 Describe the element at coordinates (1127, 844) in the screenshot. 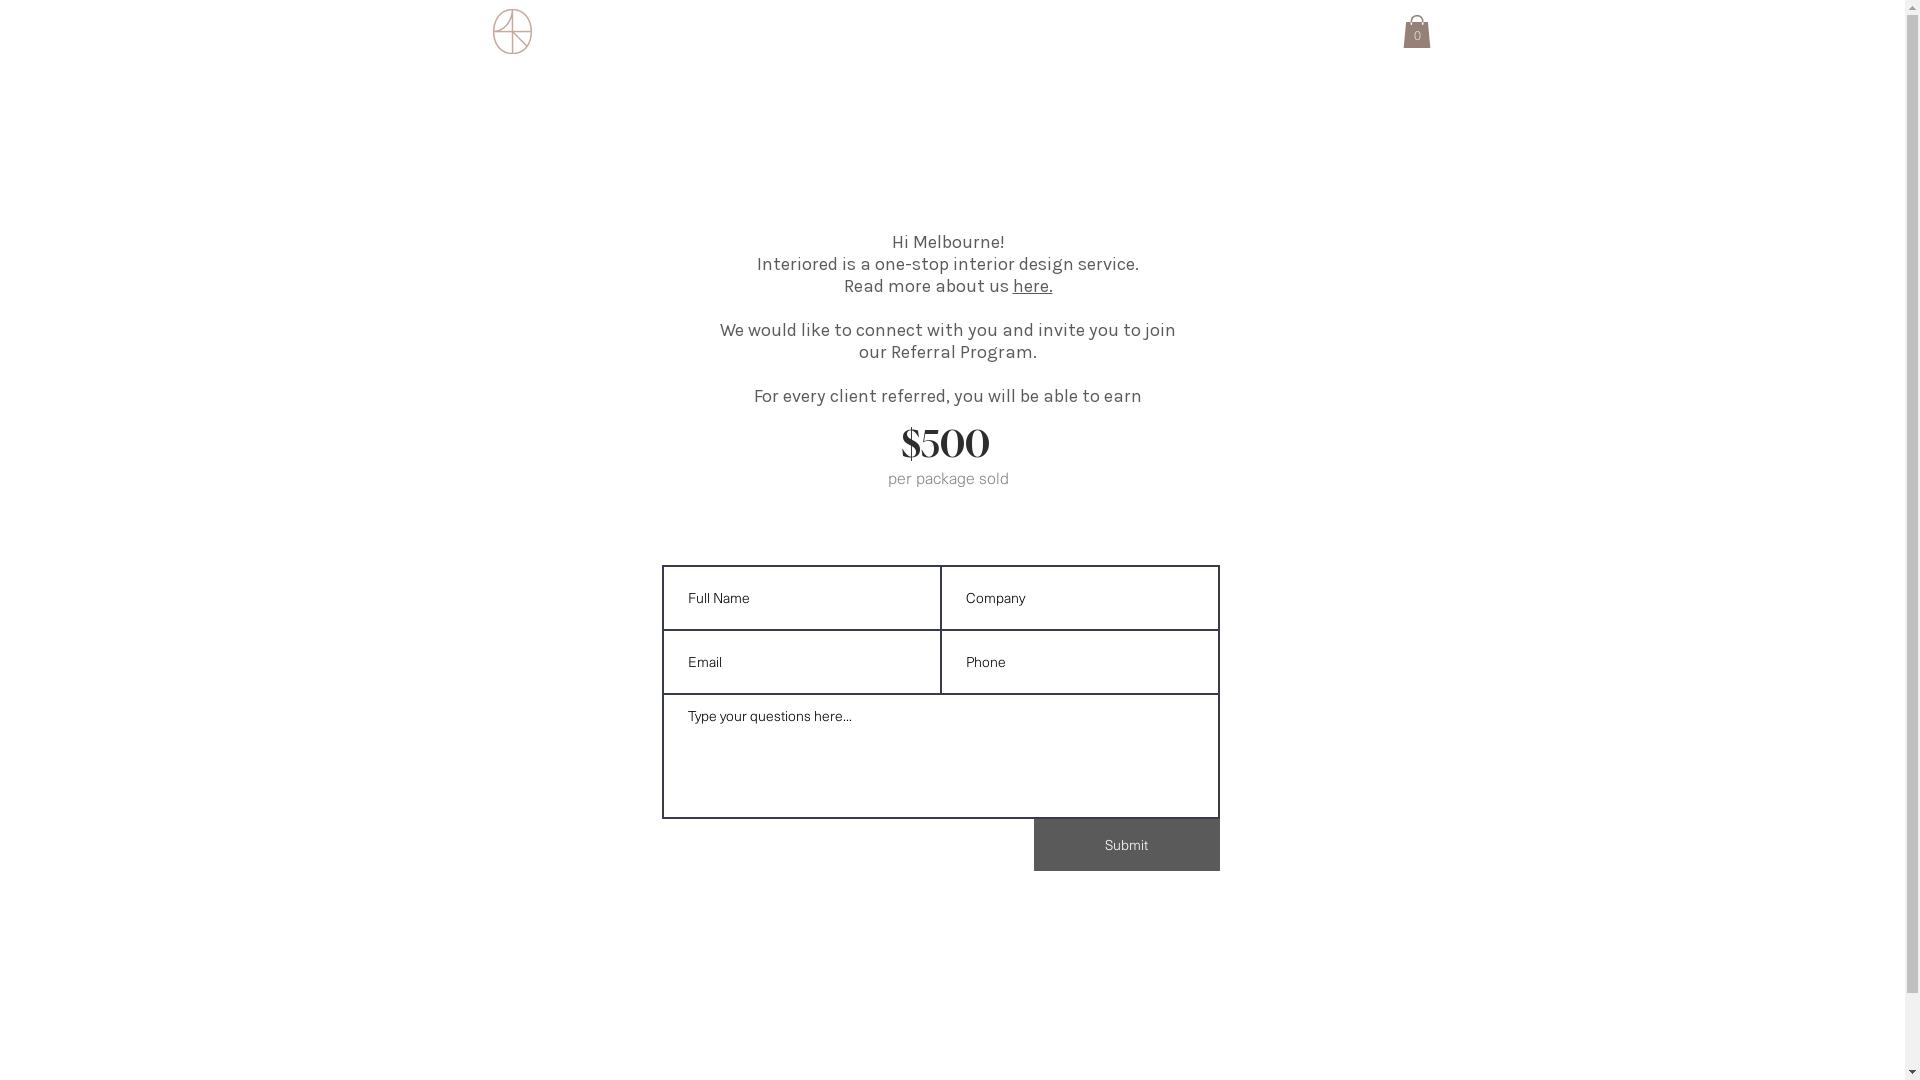

I see `'Submit'` at that location.